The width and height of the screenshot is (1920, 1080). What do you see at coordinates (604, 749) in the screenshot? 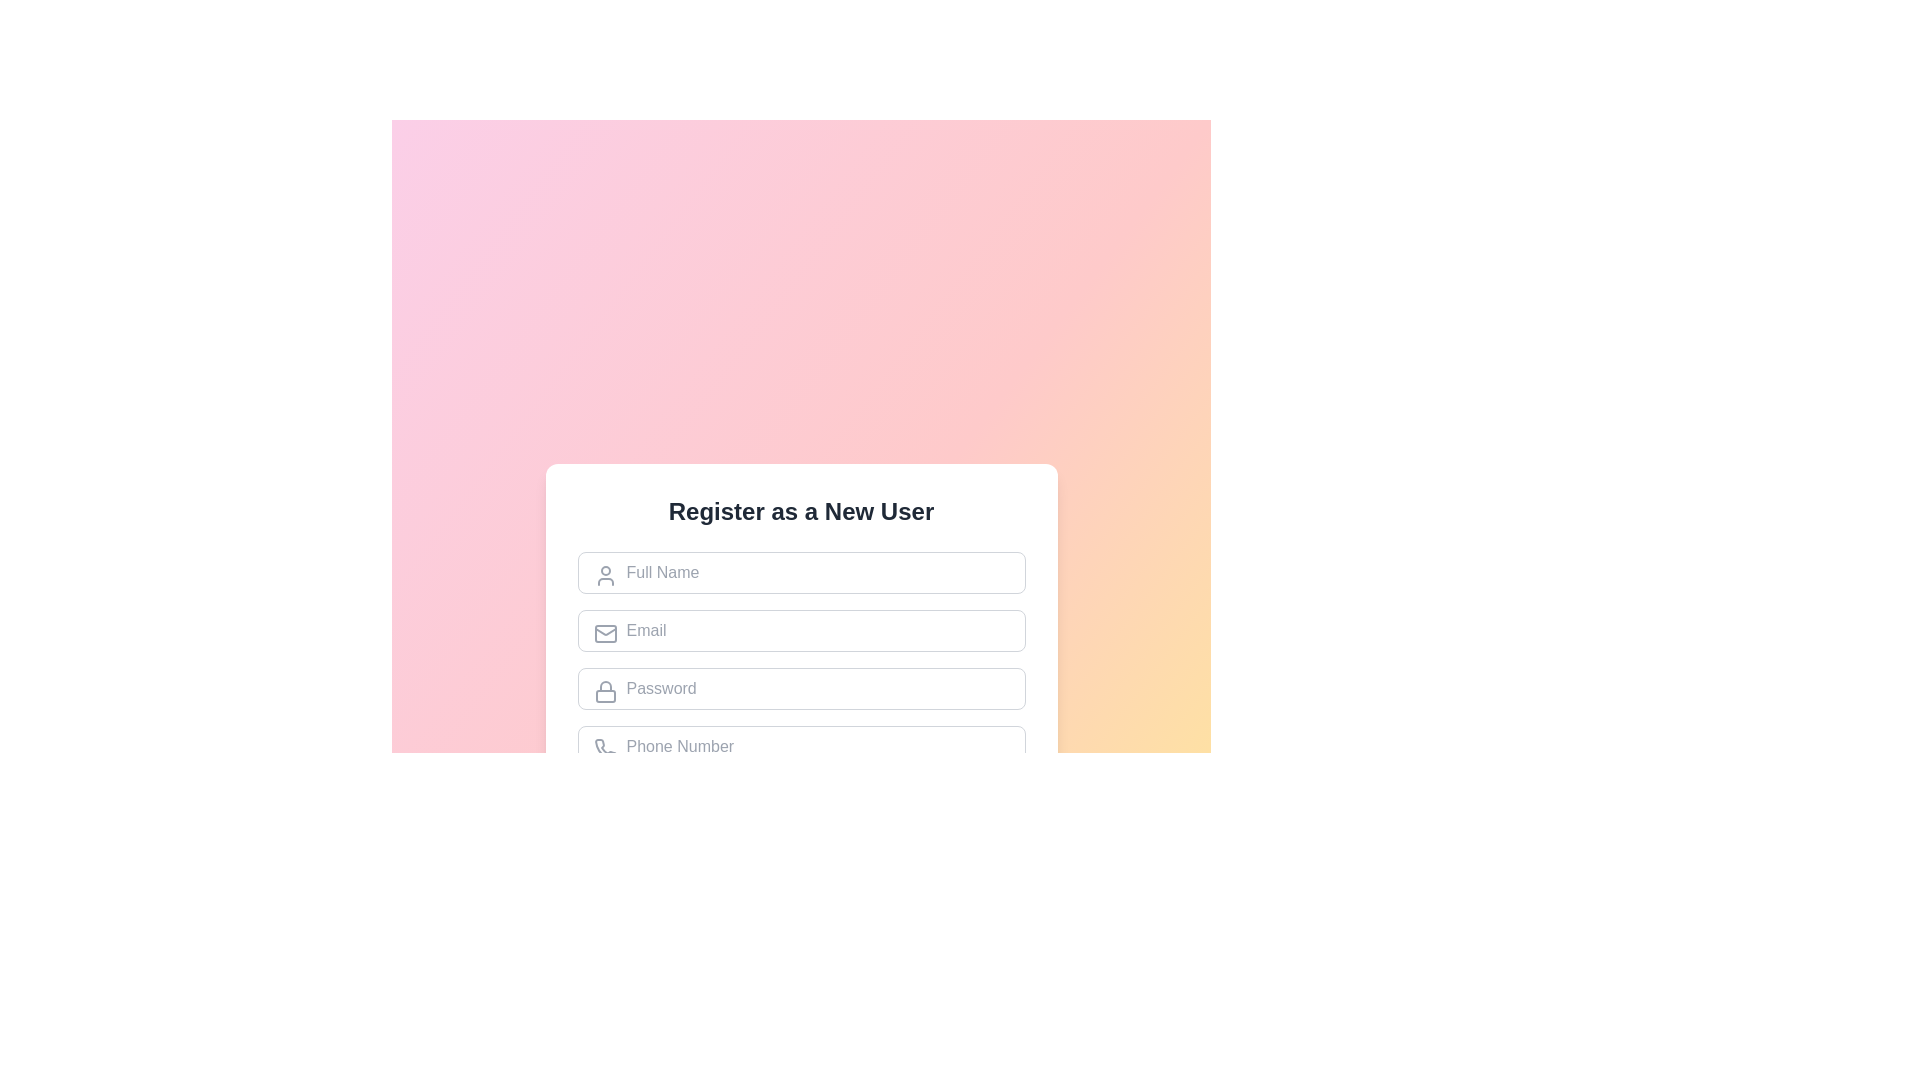
I see `the decorative icon for the phone number input field, which is aligned to the left-hand side and visually indicates the purpose of the field` at bounding box center [604, 749].